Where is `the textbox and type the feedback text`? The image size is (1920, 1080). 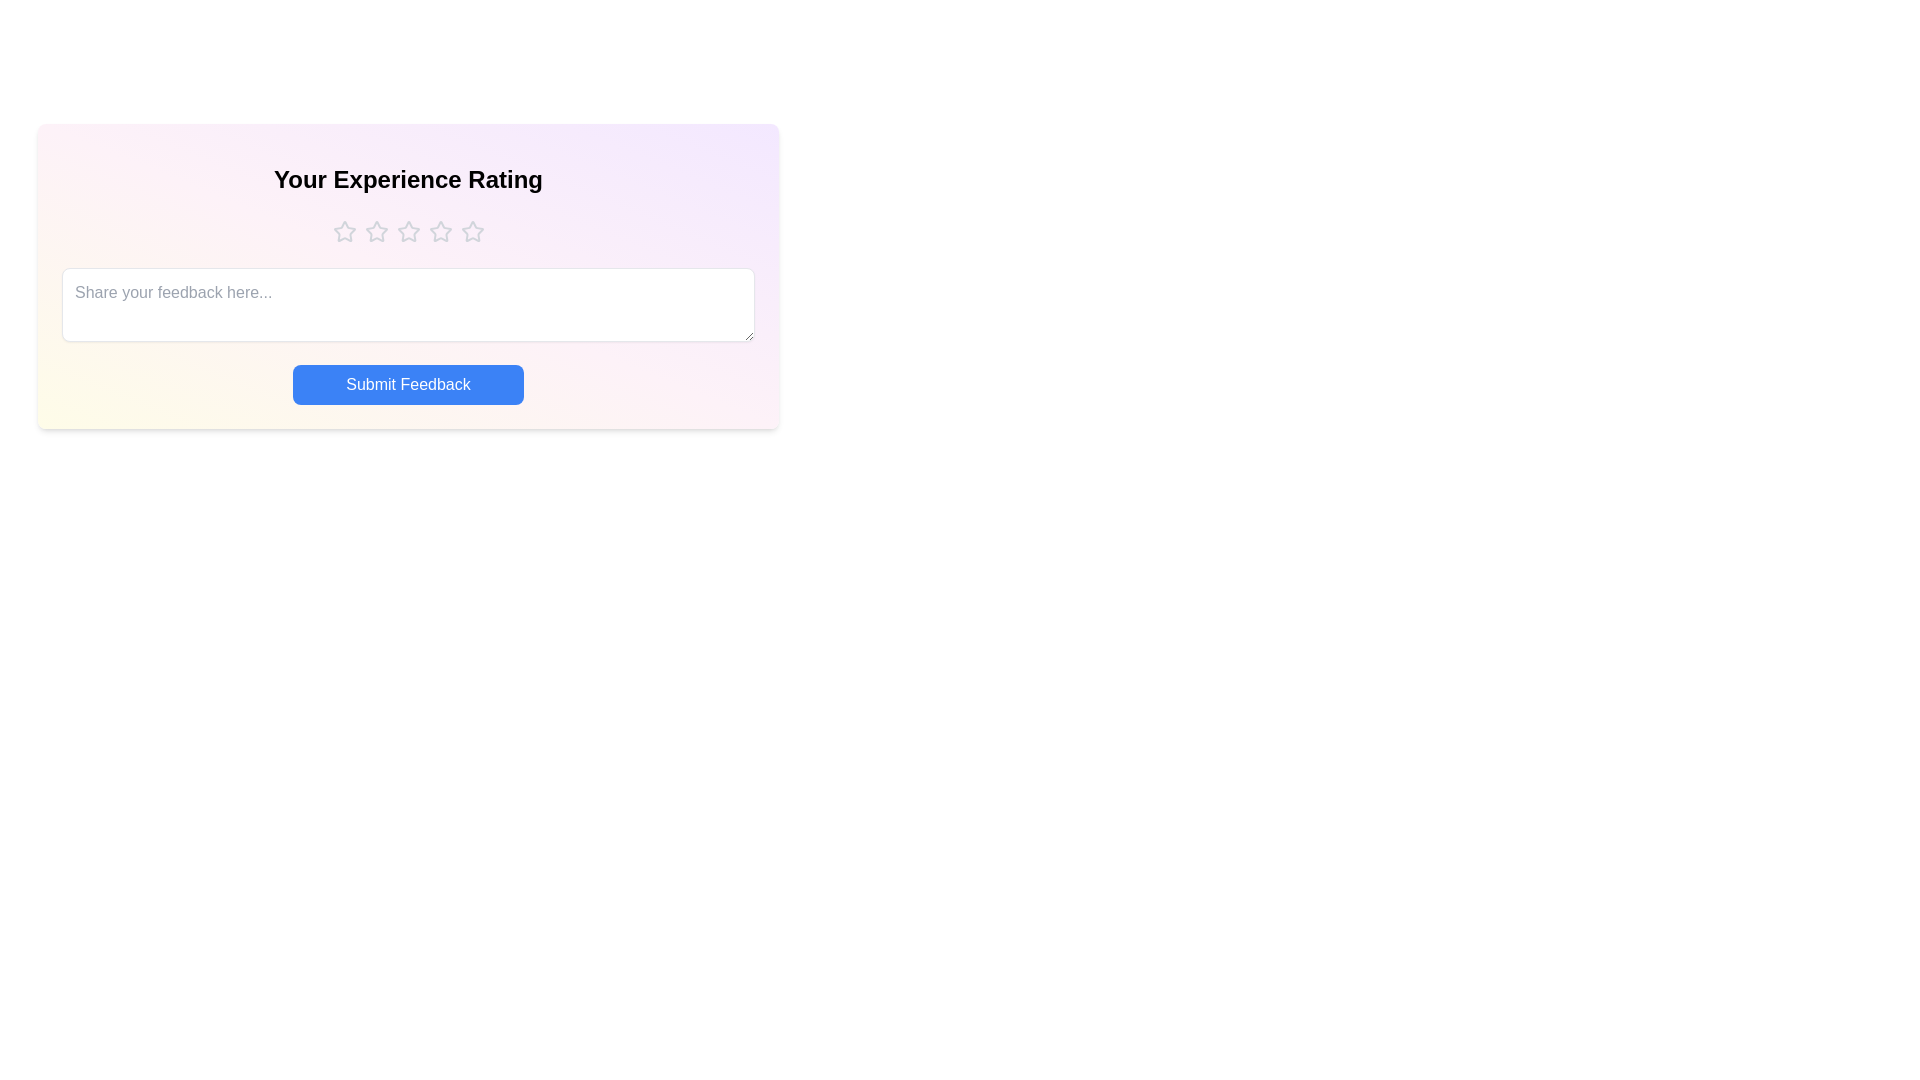 the textbox and type the feedback text is located at coordinates (407, 304).